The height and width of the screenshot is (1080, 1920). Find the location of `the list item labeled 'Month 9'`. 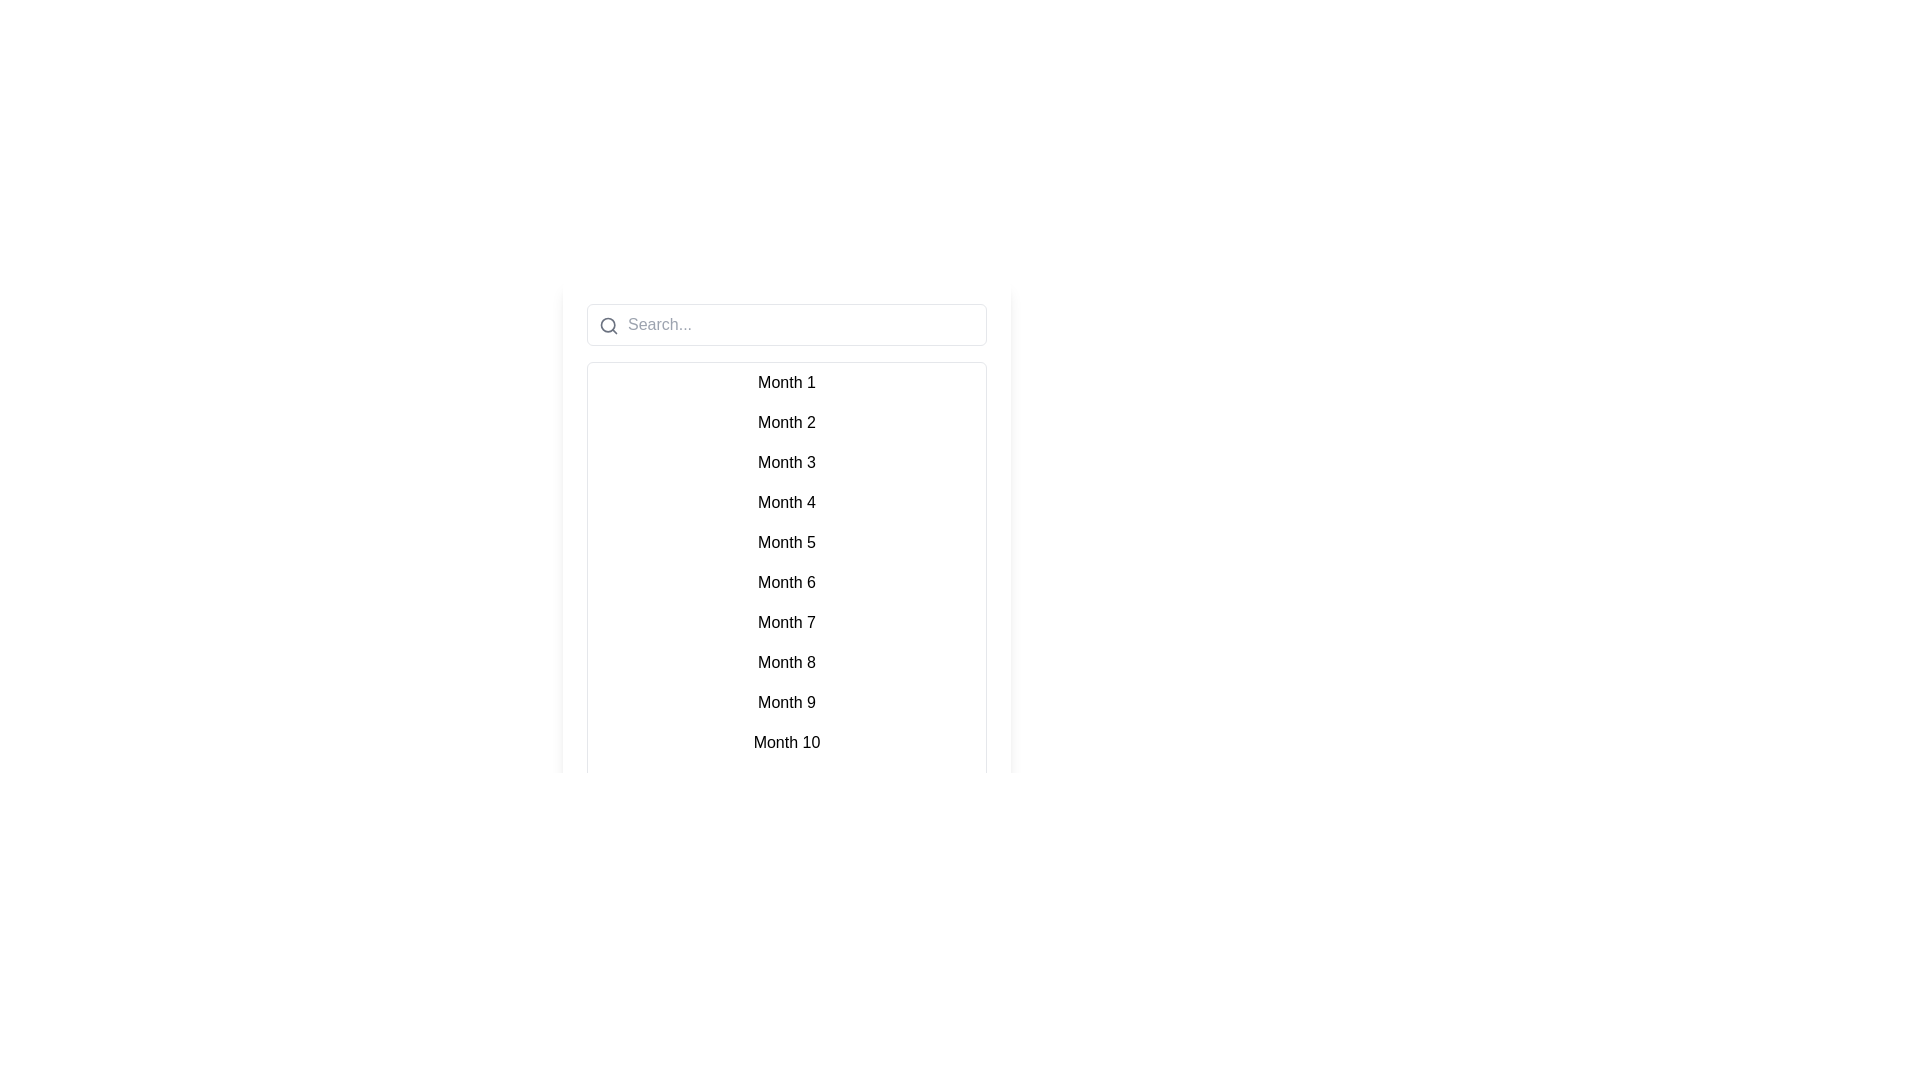

the list item labeled 'Month 9' is located at coordinates (786, 701).